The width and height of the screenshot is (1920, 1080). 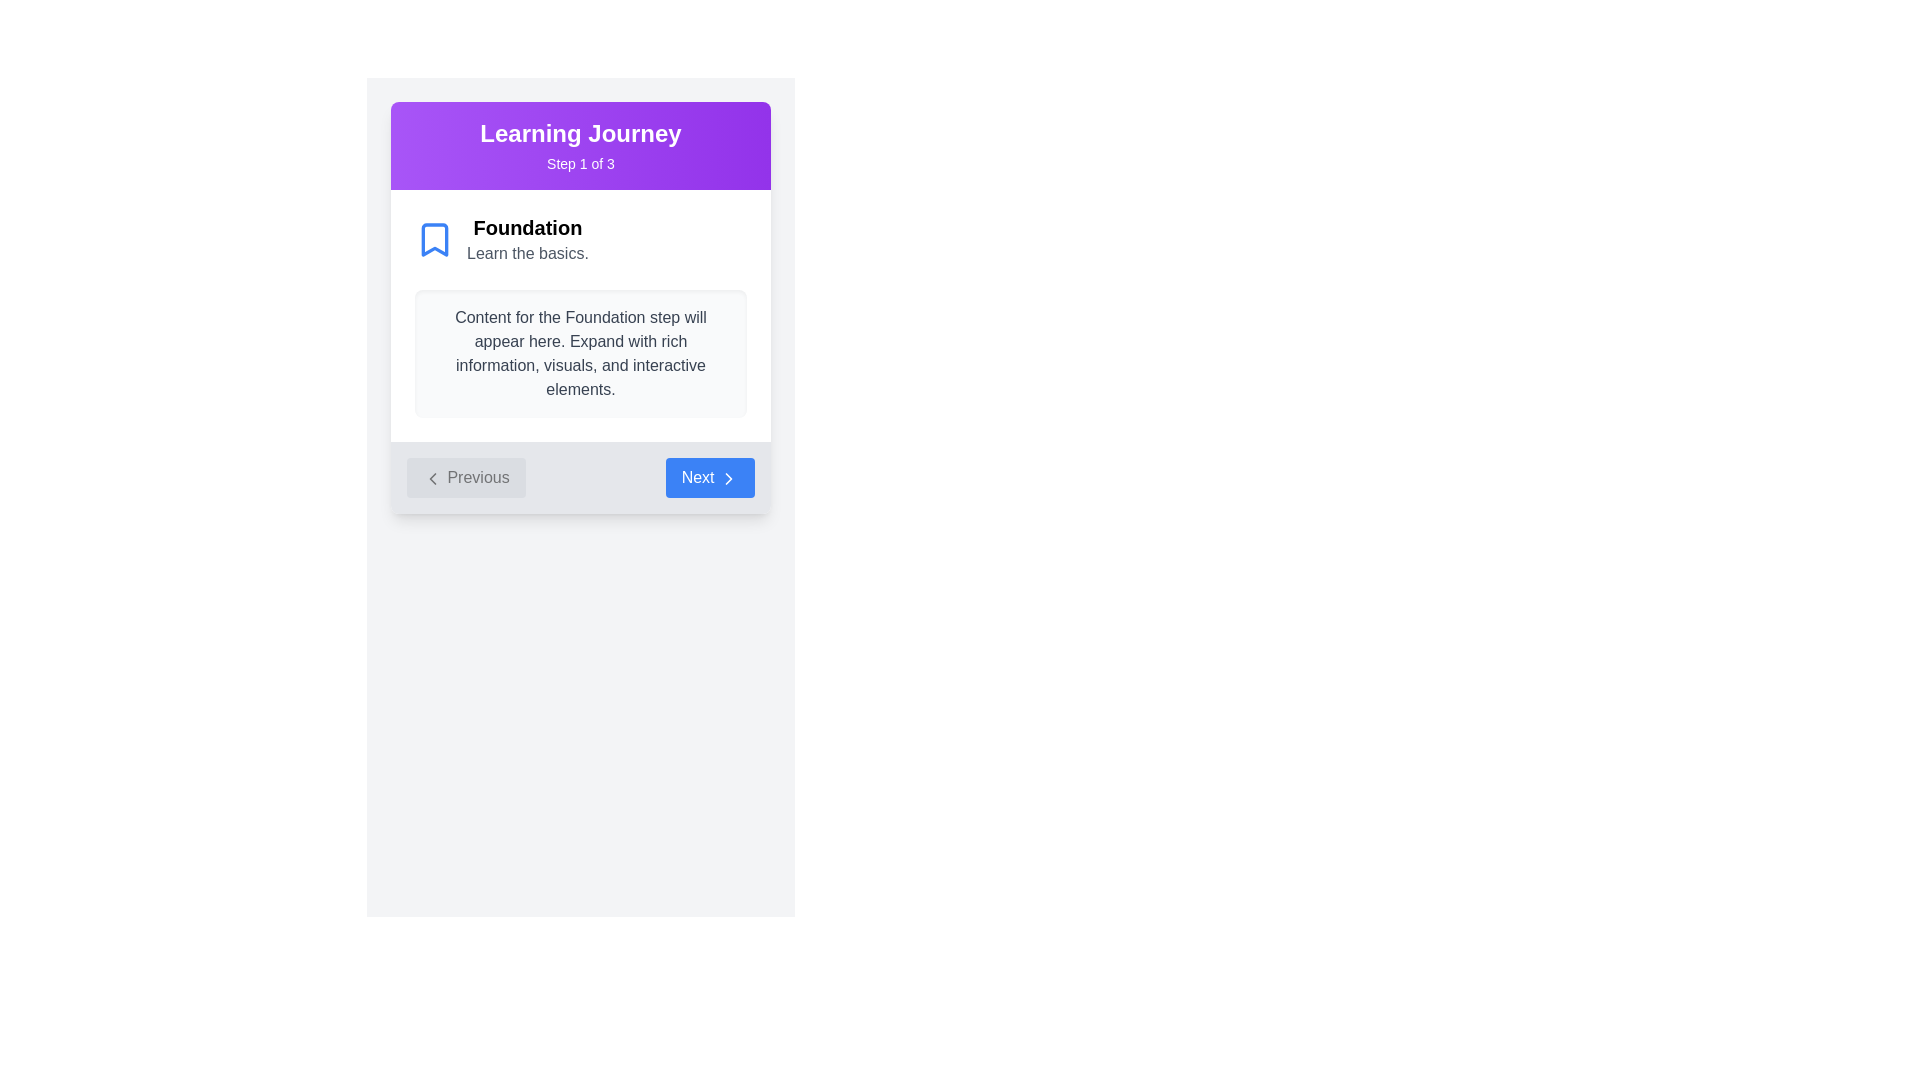 What do you see at coordinates (528, 253) in the screenshot?
I see `the text label that displays 'Learn the basics.' styled in gray, which is located below the bold title 'Foundation' in the learning navigation card` at bounding box center [528, 253].